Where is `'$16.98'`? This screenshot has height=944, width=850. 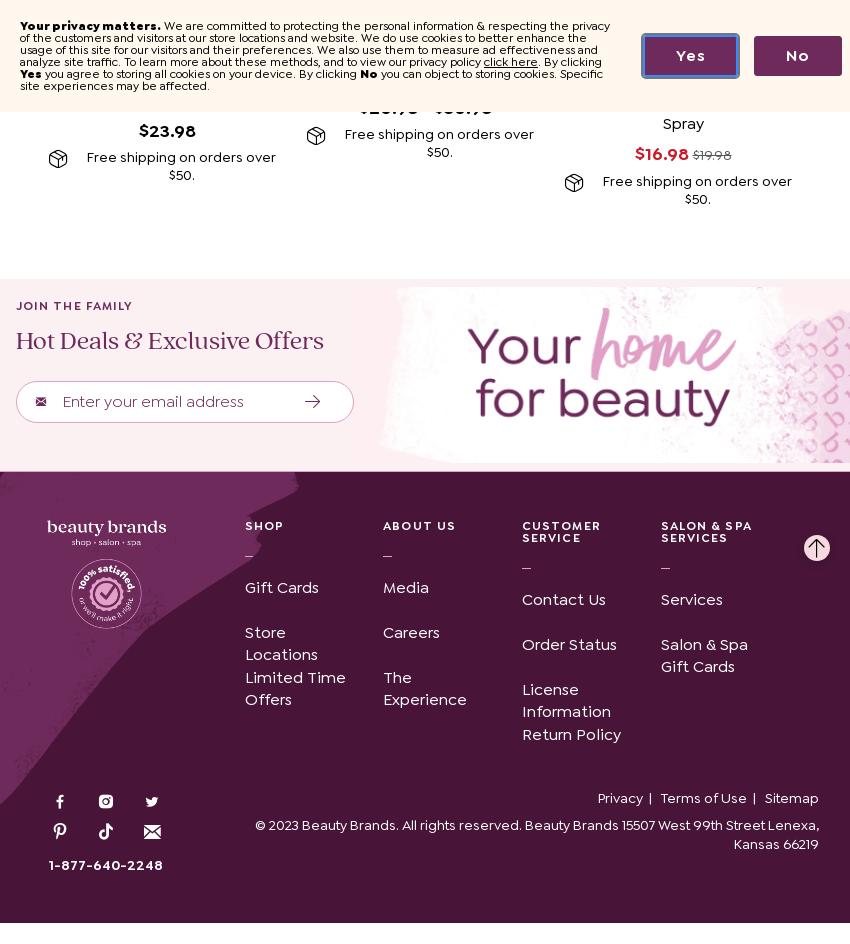 '$16.98' is located at coordinates (663, 153).